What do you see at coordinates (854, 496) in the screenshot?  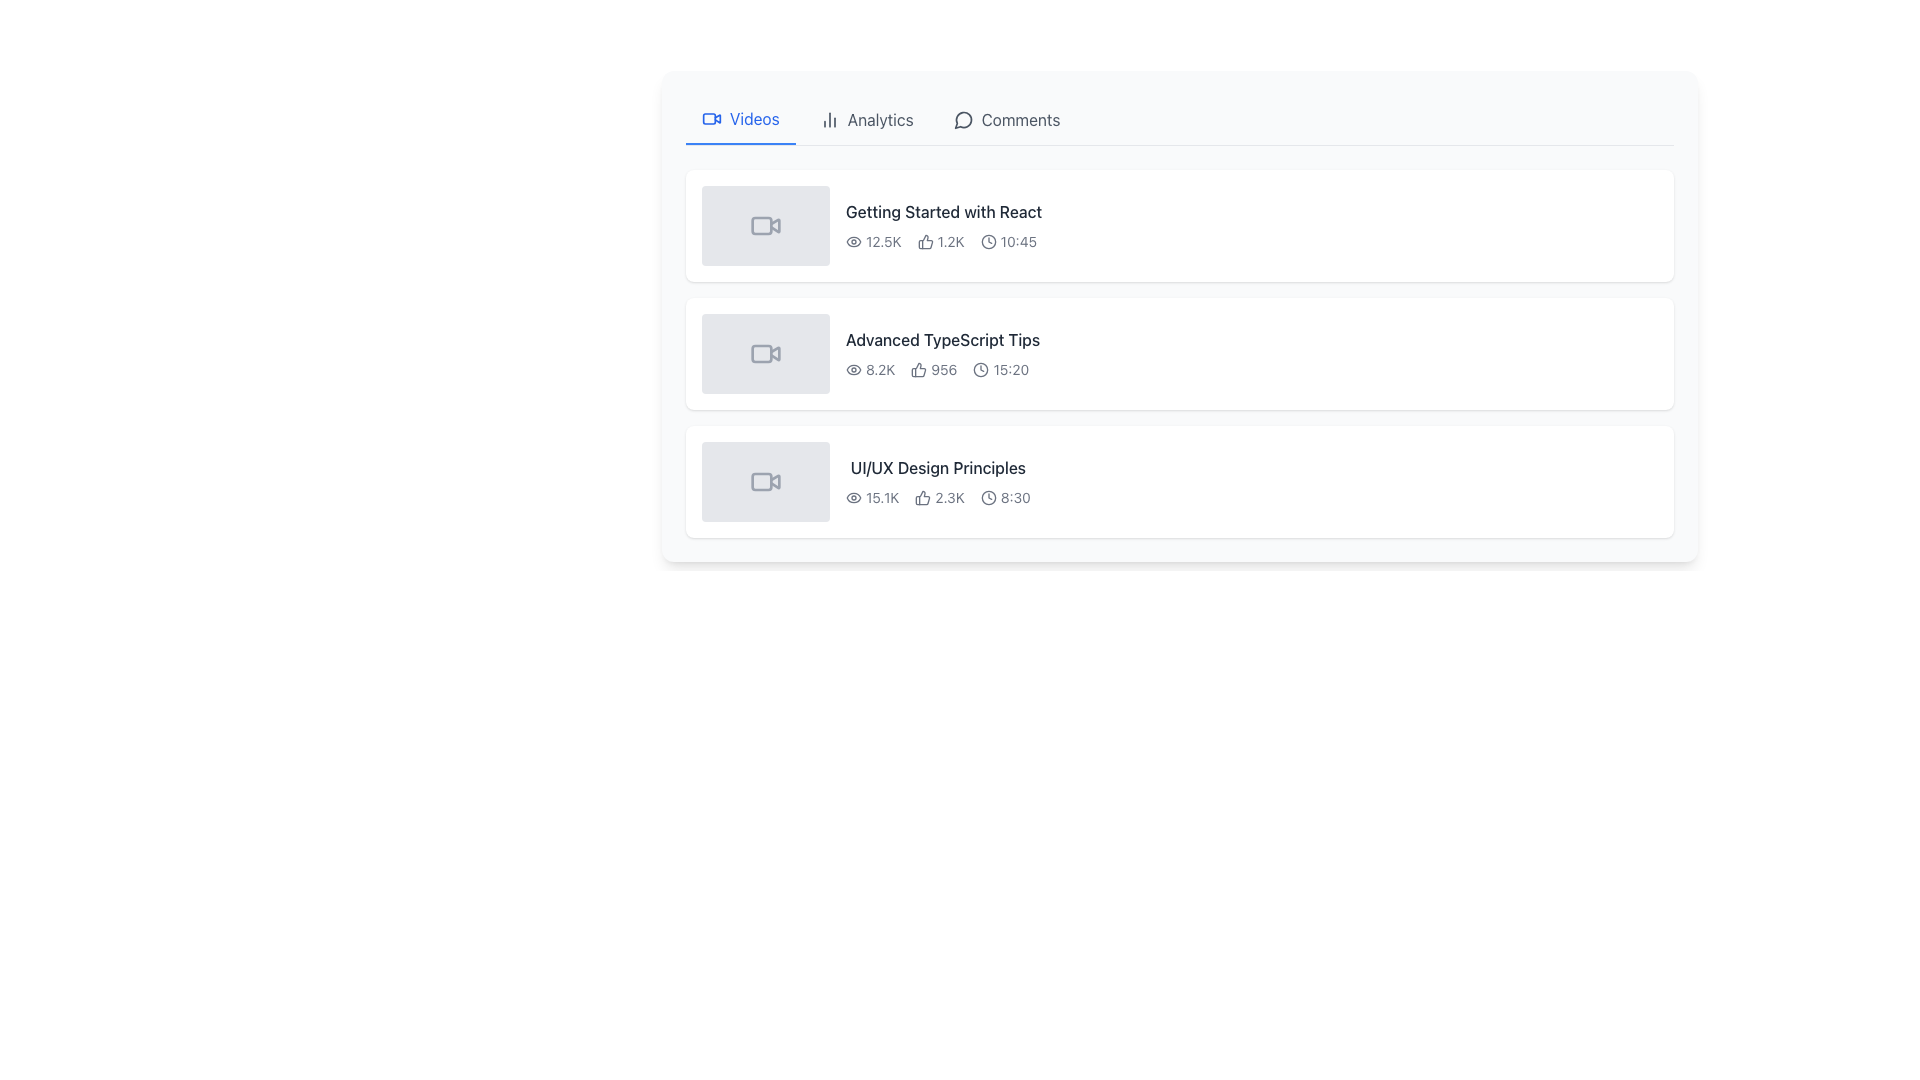 I see `the eye icon located in the top-left corner of the interface` at bounding box center [854, 496].